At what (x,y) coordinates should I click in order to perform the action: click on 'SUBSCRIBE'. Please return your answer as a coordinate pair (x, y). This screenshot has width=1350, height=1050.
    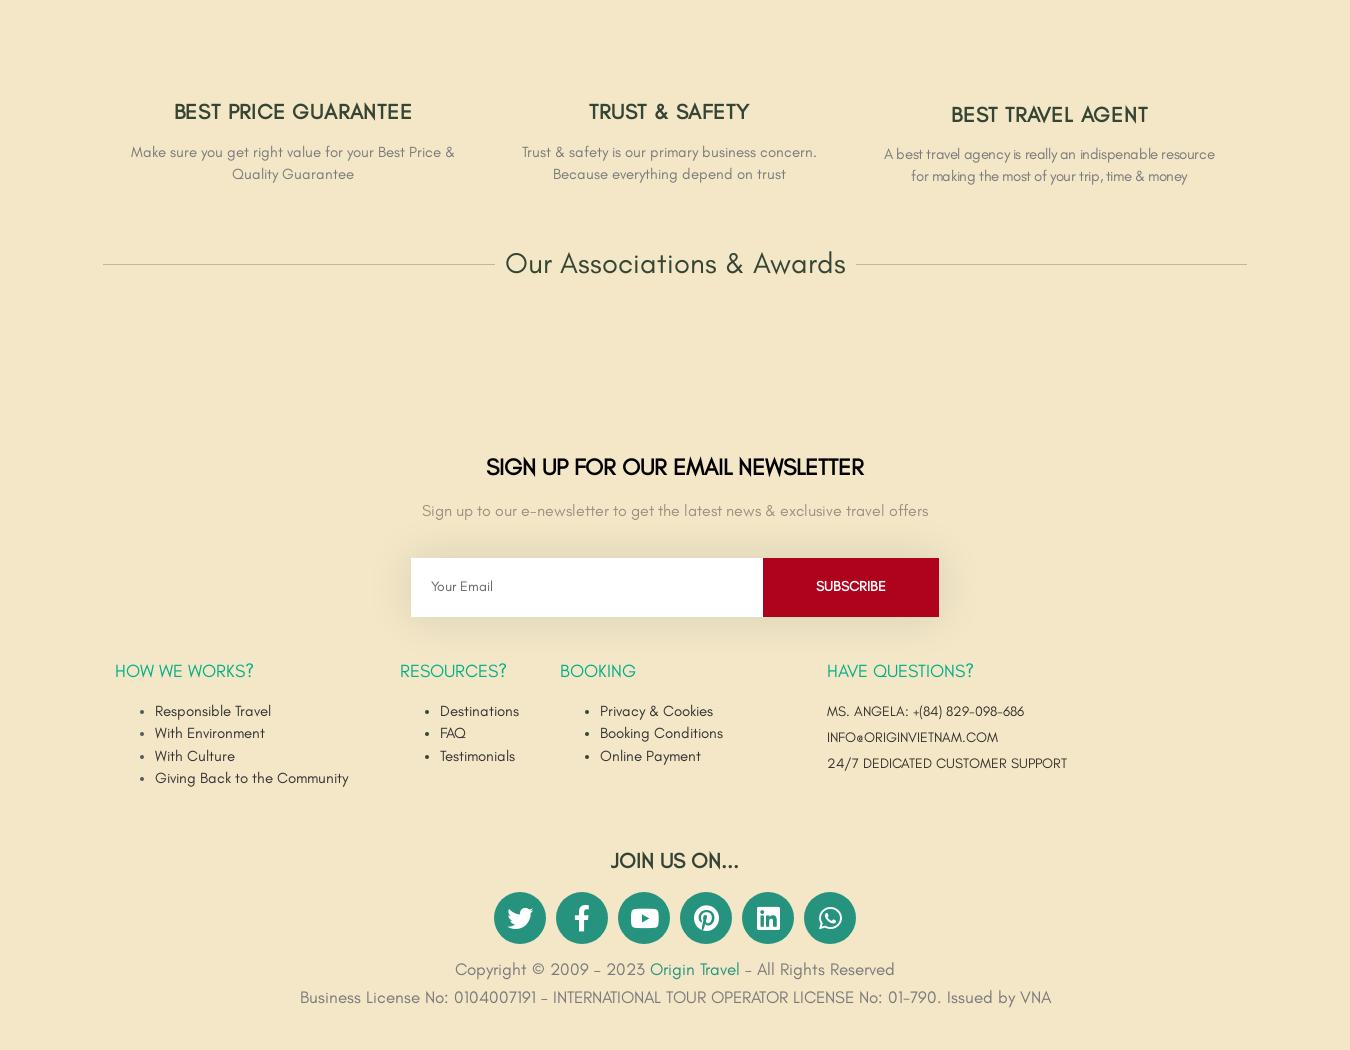
    Looking at the image, I should click on (849, 585).